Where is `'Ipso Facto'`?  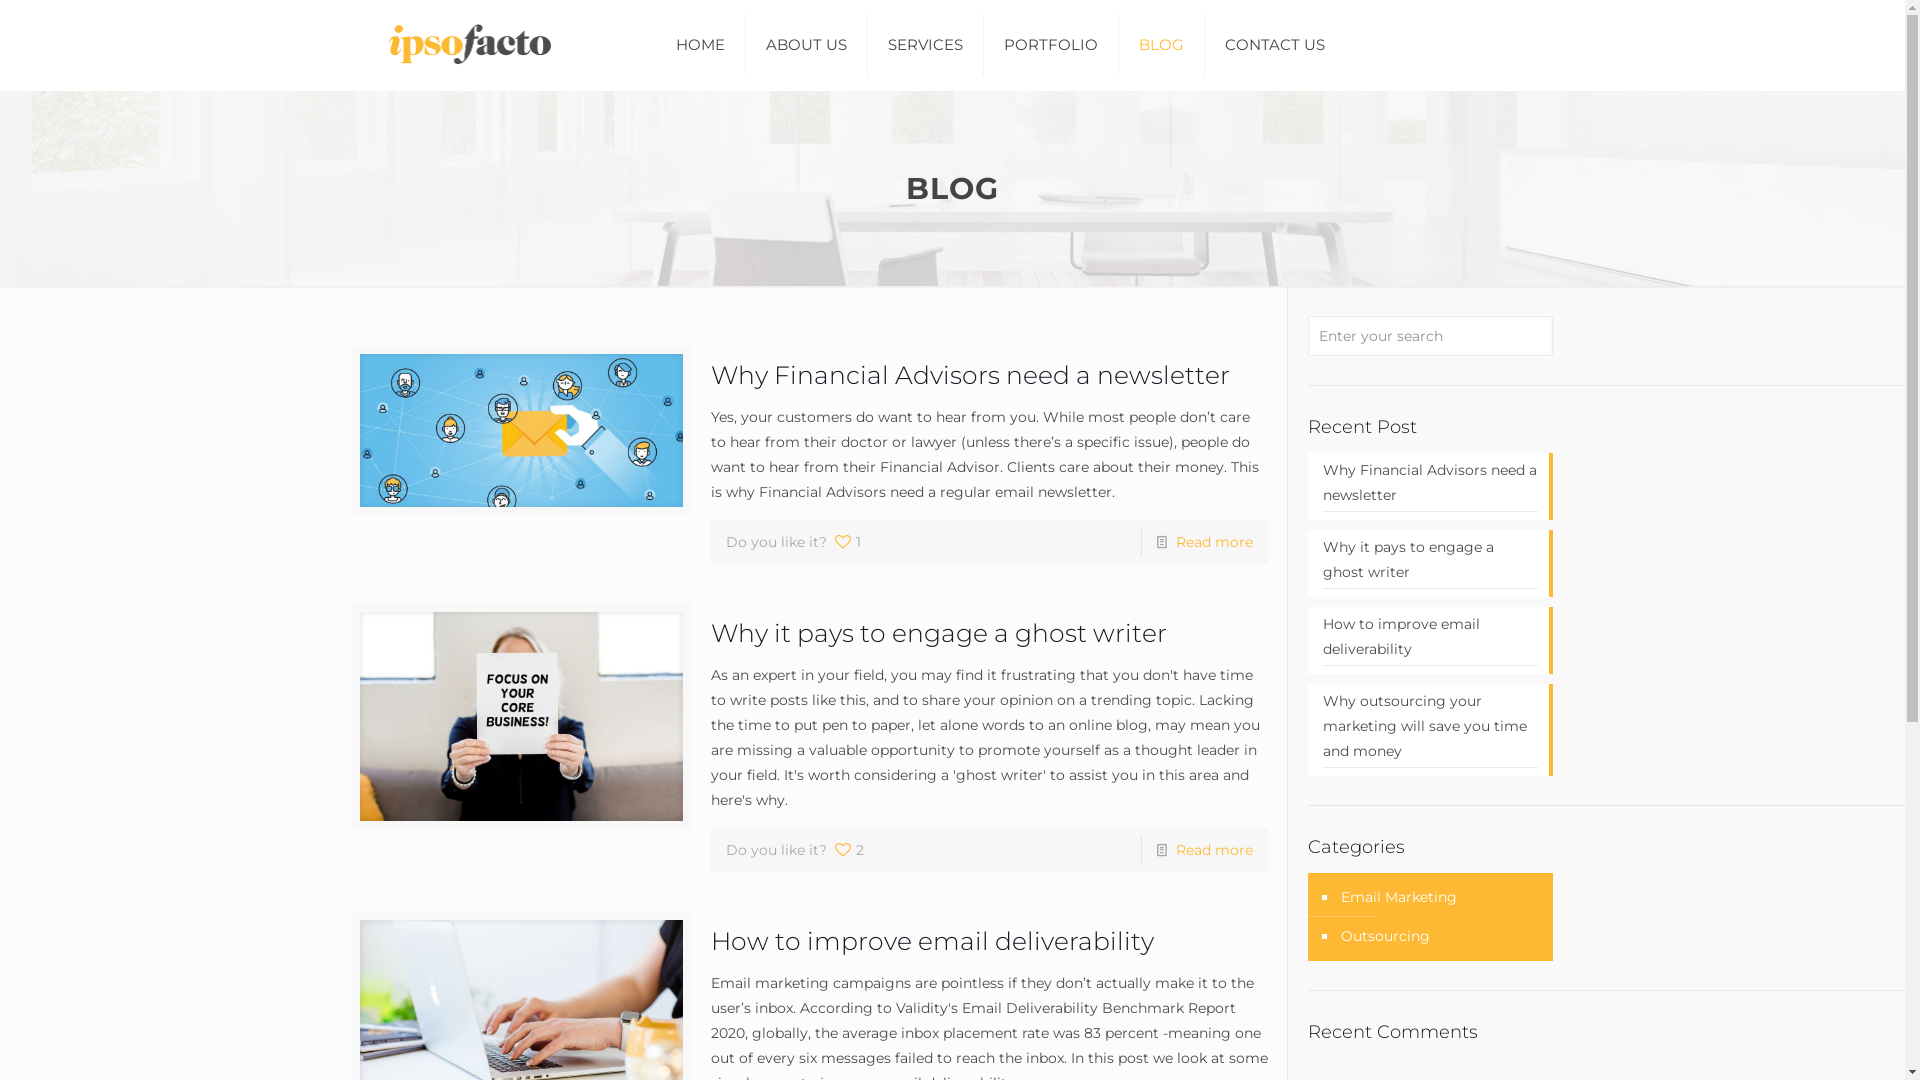 'Ipso Facto' is located at coordinates (462, 45).